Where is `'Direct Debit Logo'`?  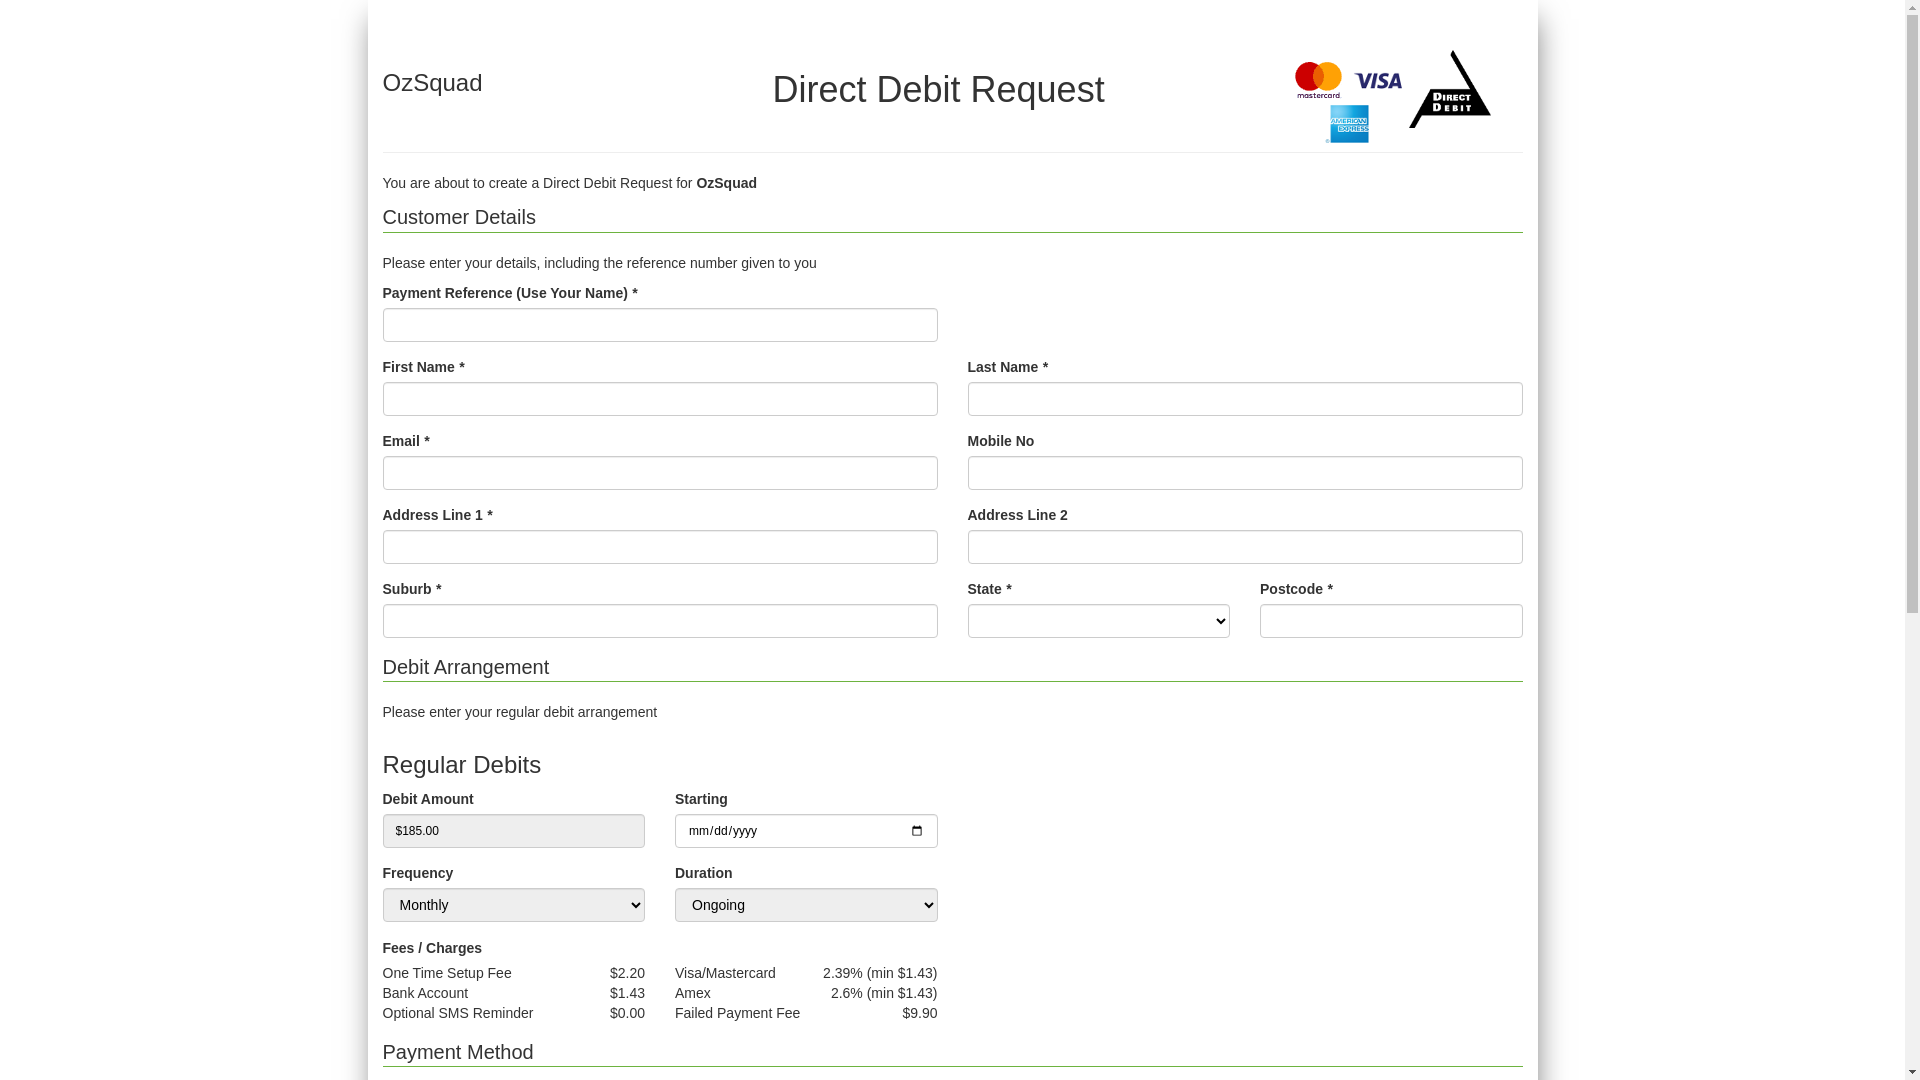 'Direct Debit Logo' is located at coordinates (1450, 87).